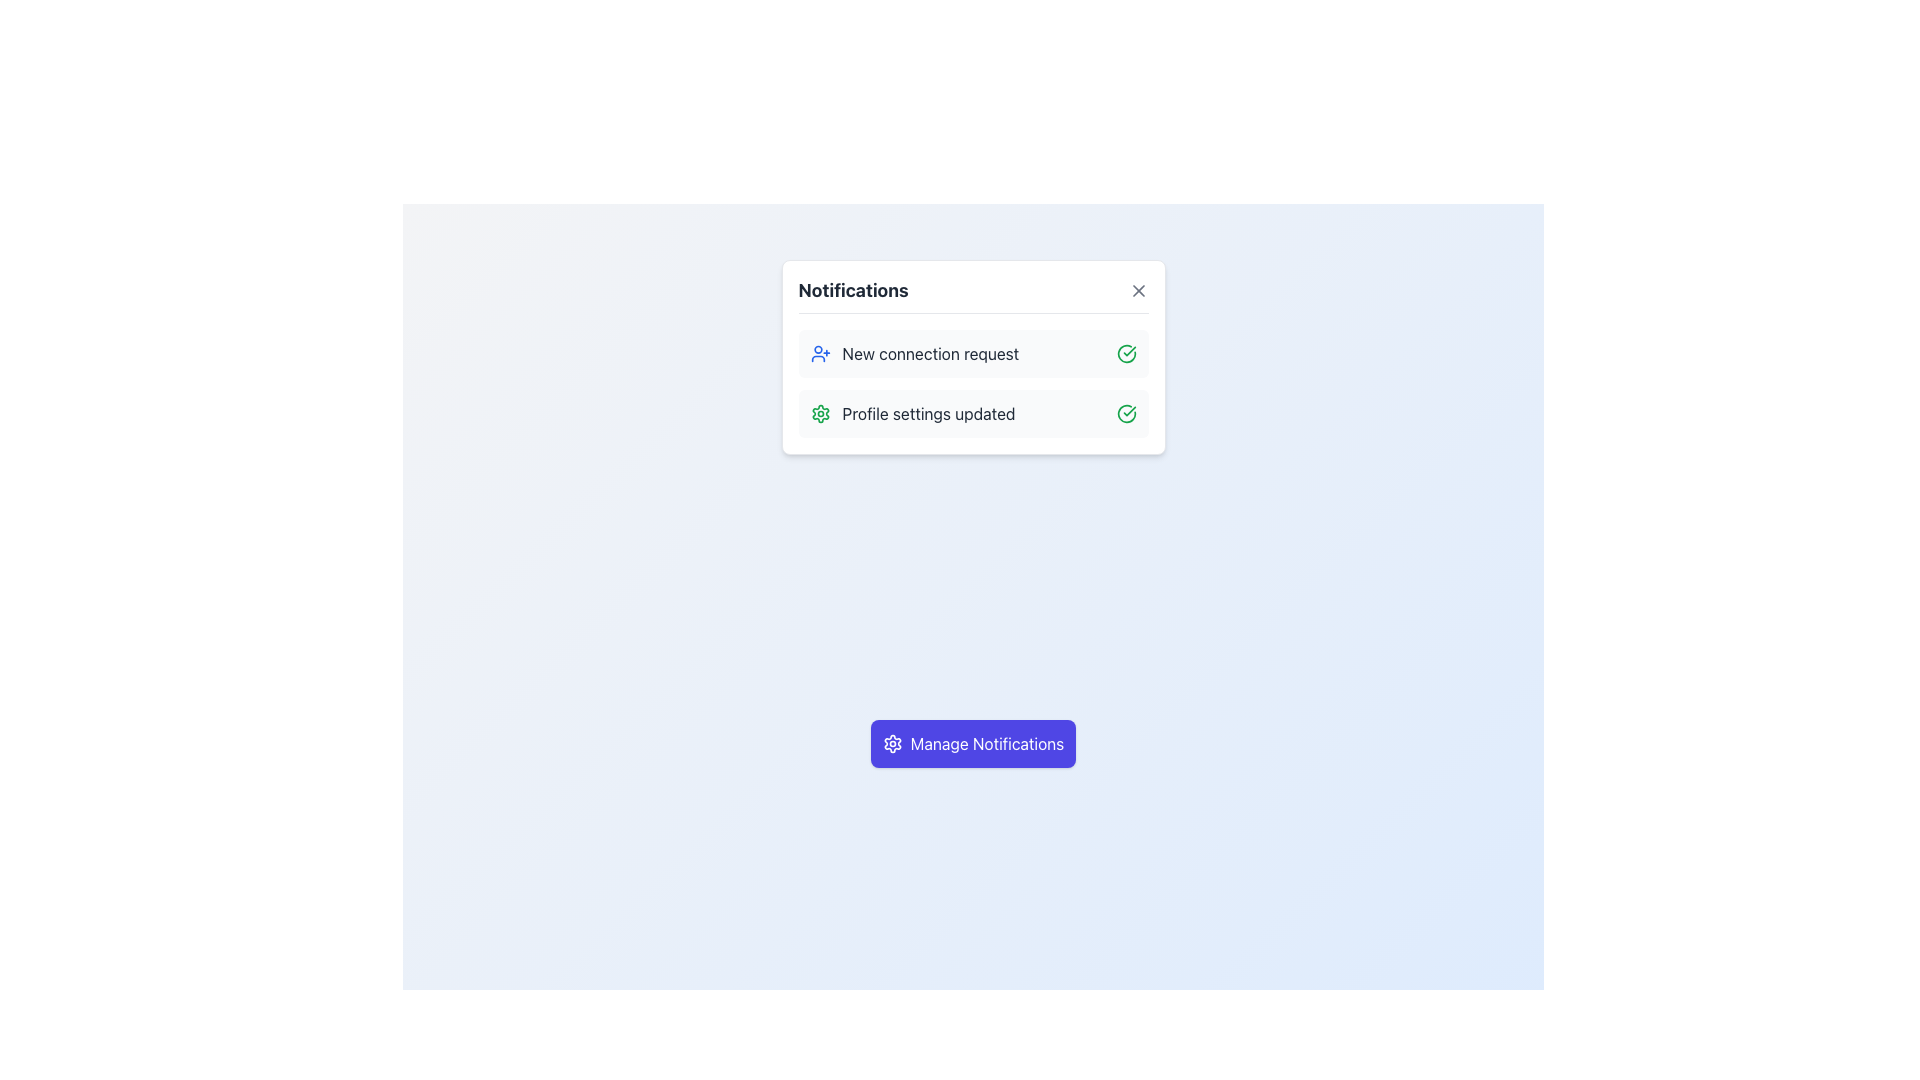 The width and height of the screenshot is (1920, 1080). What do you see at coordinates (820, 412) in the screenshot?
I see `the green gear-shaped icon in the 'Profile settings updated' notification` at bounding box center [820, 412].